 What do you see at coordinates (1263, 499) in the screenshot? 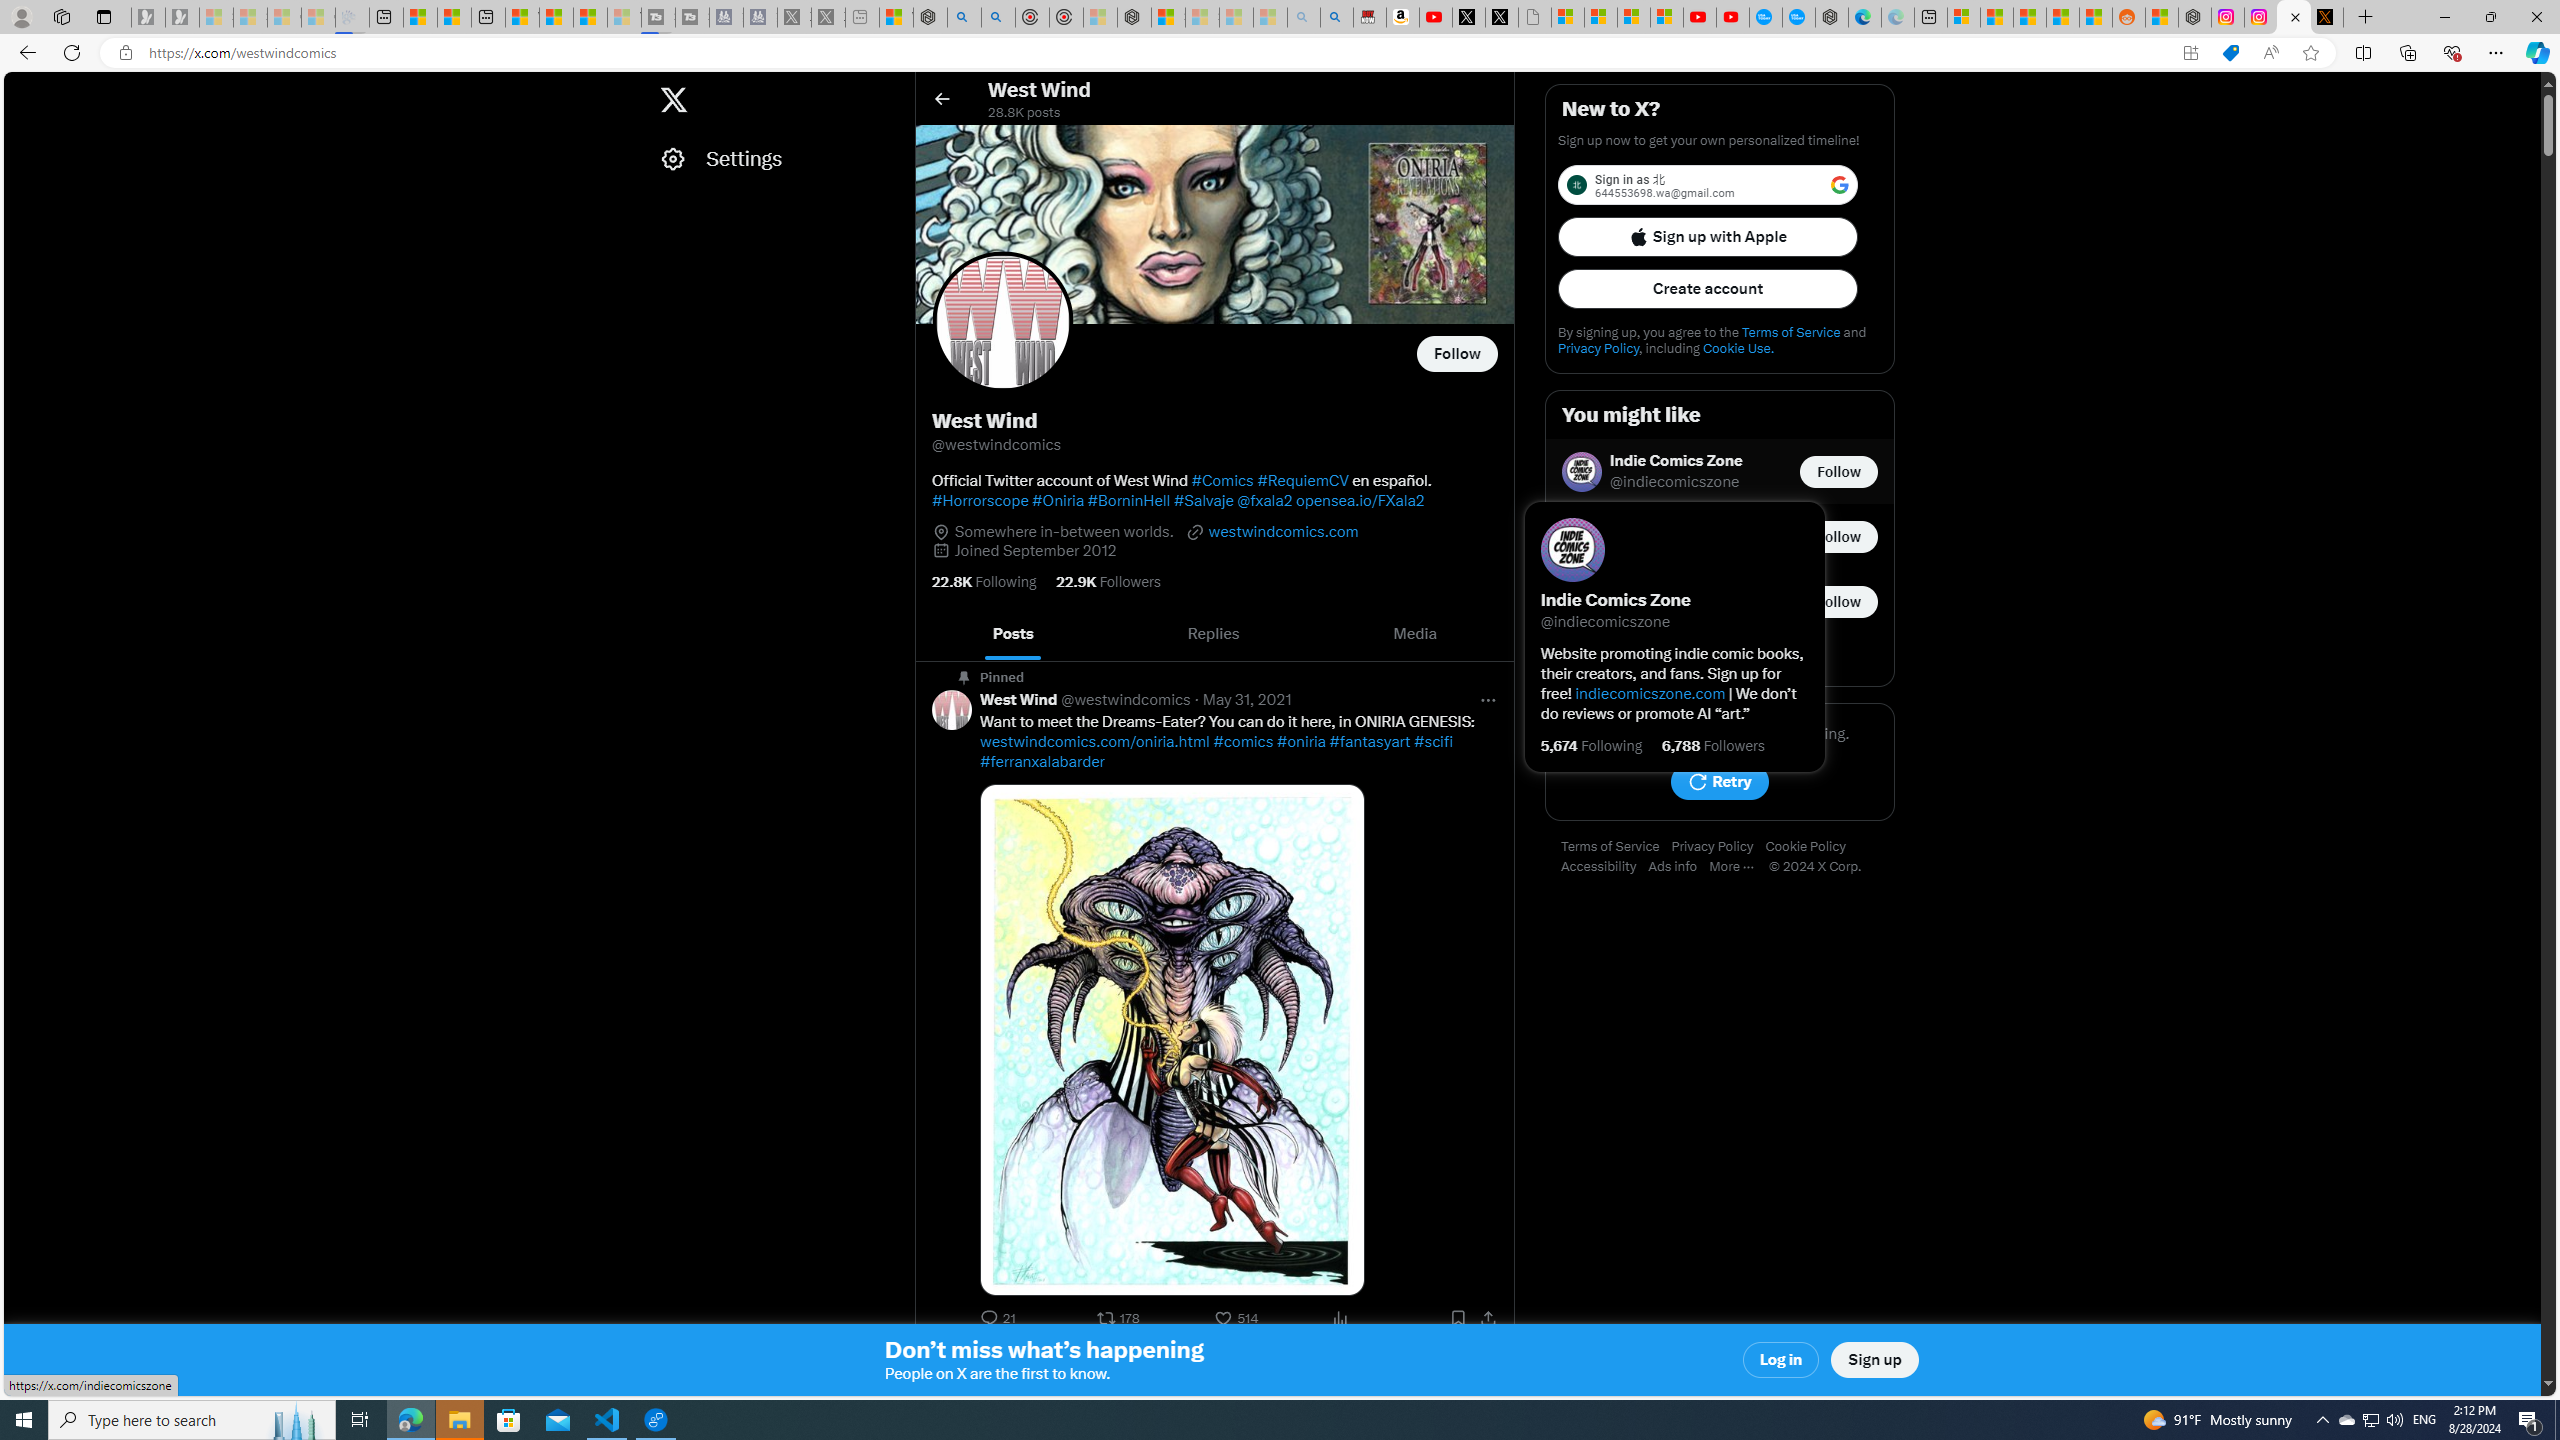
I see `'@fxala2'` at bounding box center [1263, 499].